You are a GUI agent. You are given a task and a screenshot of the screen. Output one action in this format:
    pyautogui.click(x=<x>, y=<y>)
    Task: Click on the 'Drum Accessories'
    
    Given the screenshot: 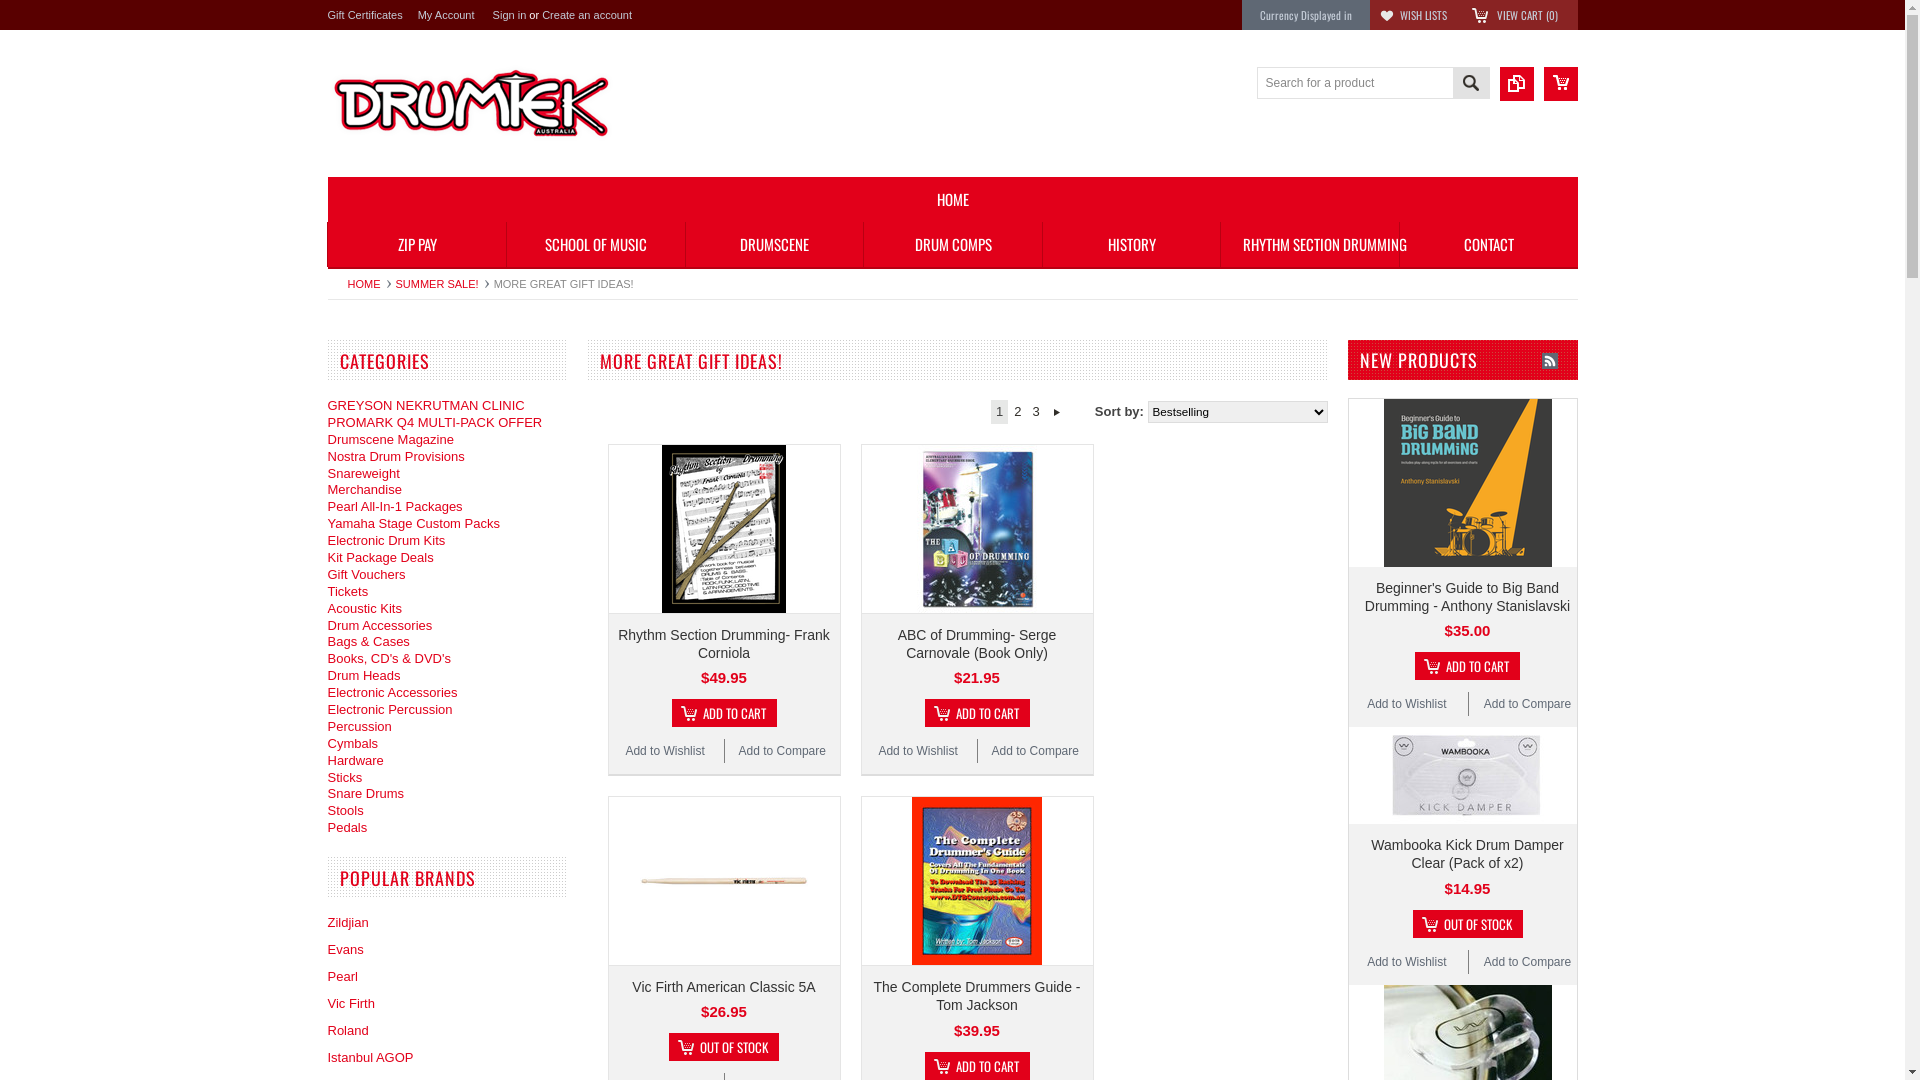 What is the action you would take?
    pyautogui.click(x=380, y=624)
    